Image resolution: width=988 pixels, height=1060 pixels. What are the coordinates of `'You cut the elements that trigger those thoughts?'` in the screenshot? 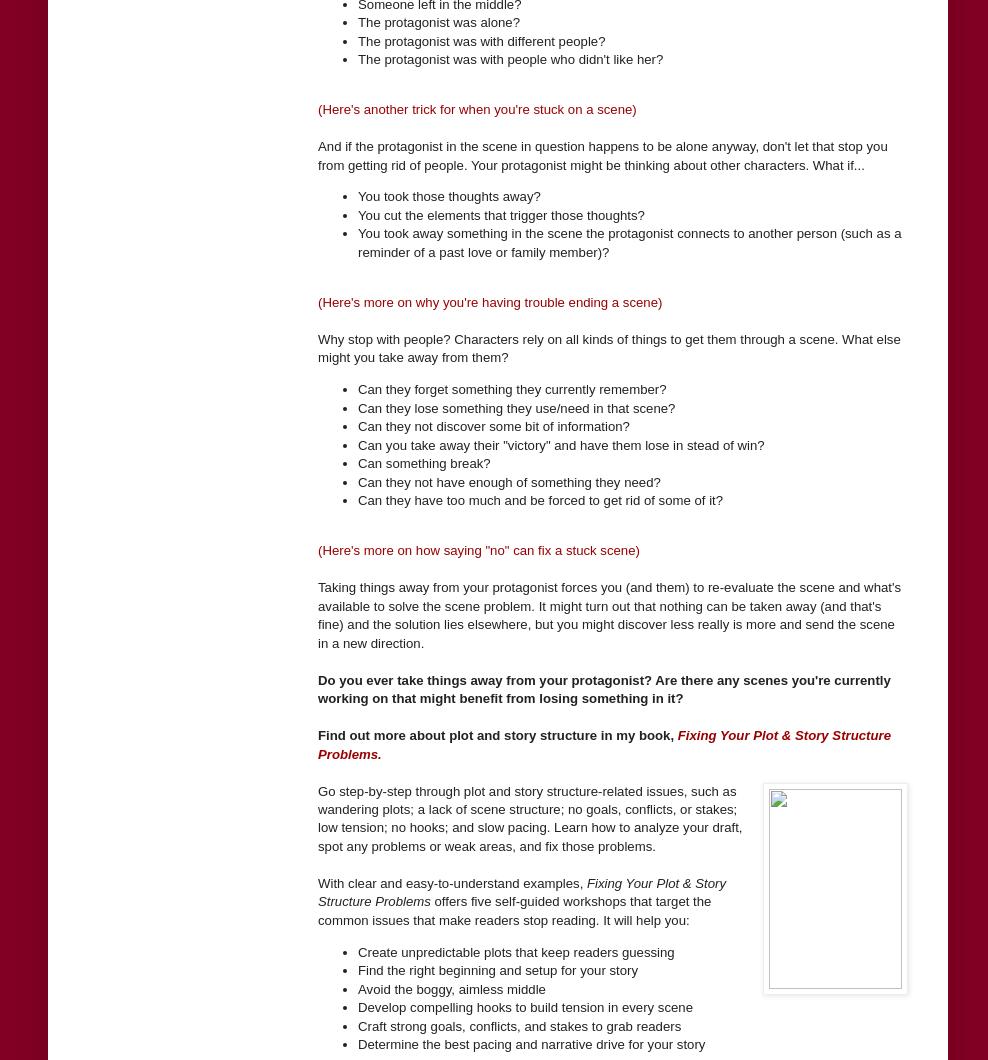 It's located at (501, 213).